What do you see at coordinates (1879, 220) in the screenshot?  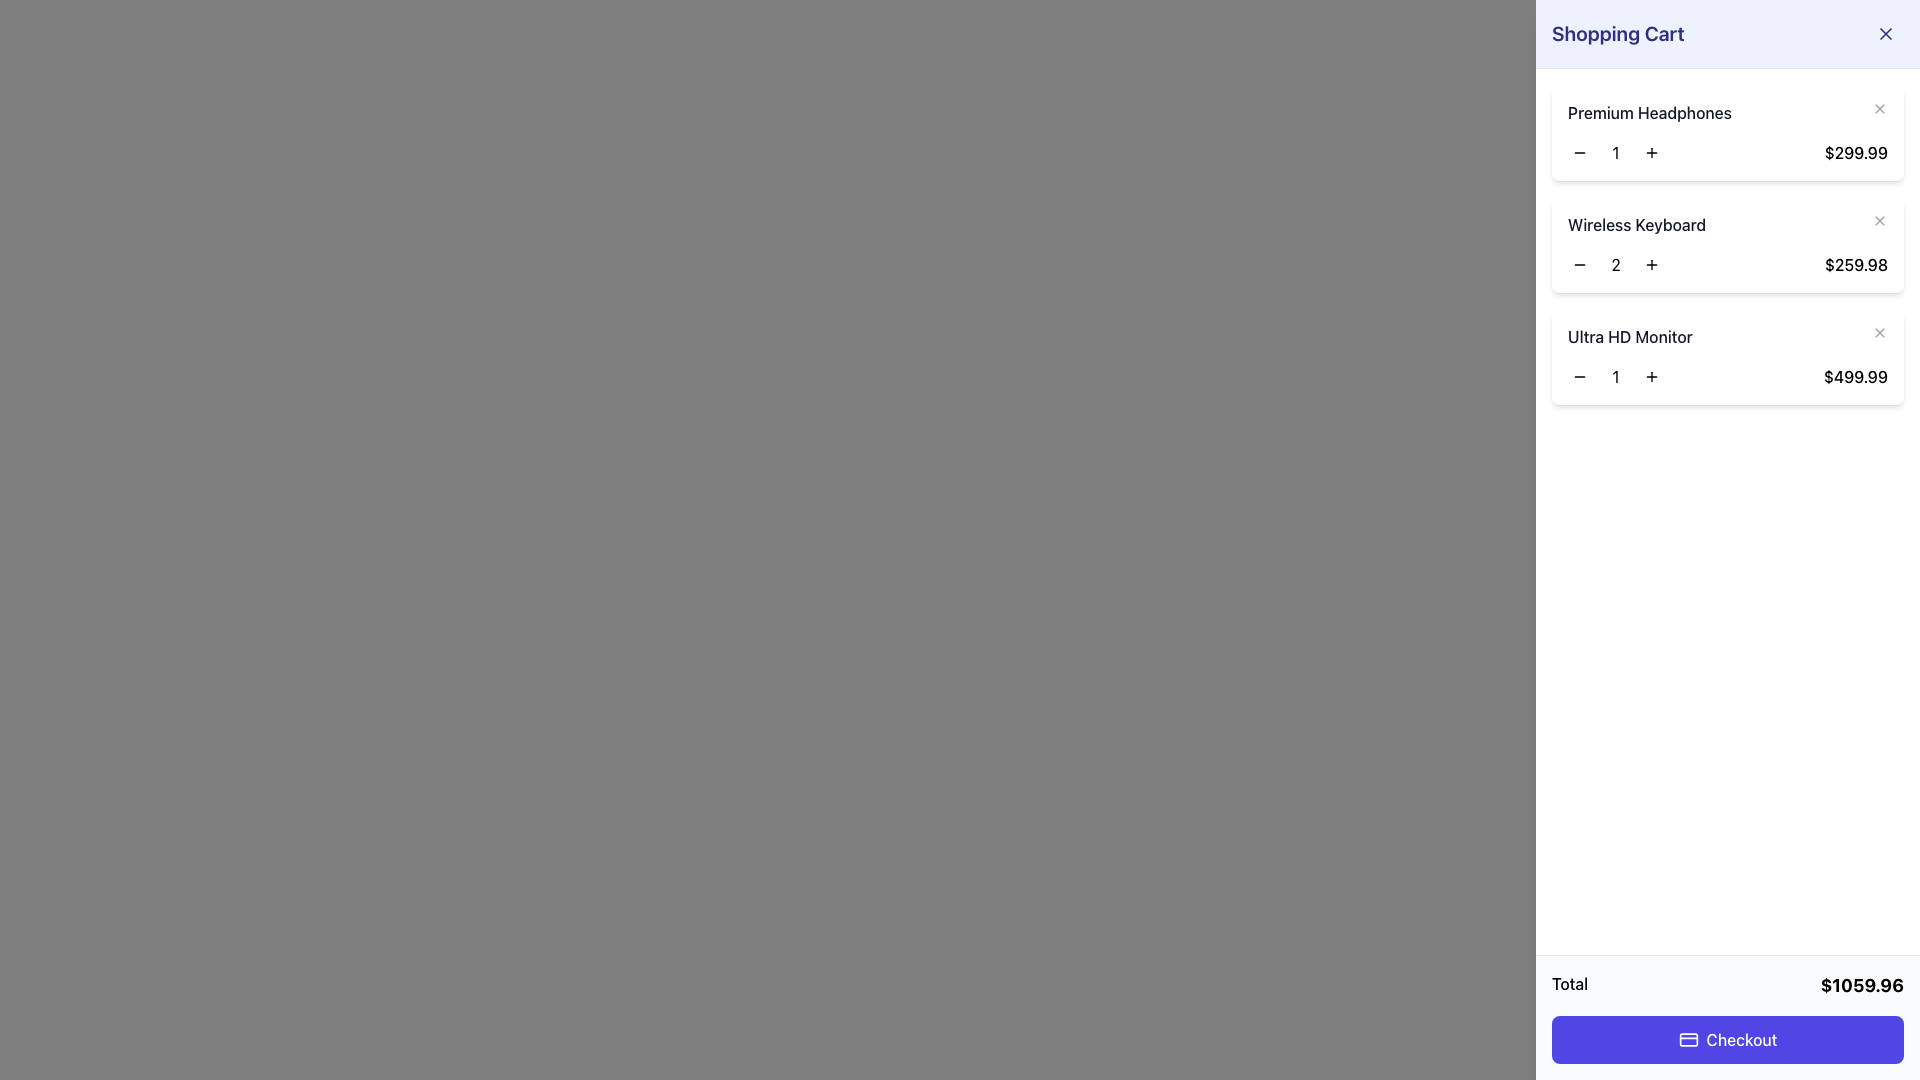 I see `the second interactive cross icon in the shopping cart list, located directly to the right of the 'Wireless Keyboard' item description, to change its color` at bounding box center [1879, 220].